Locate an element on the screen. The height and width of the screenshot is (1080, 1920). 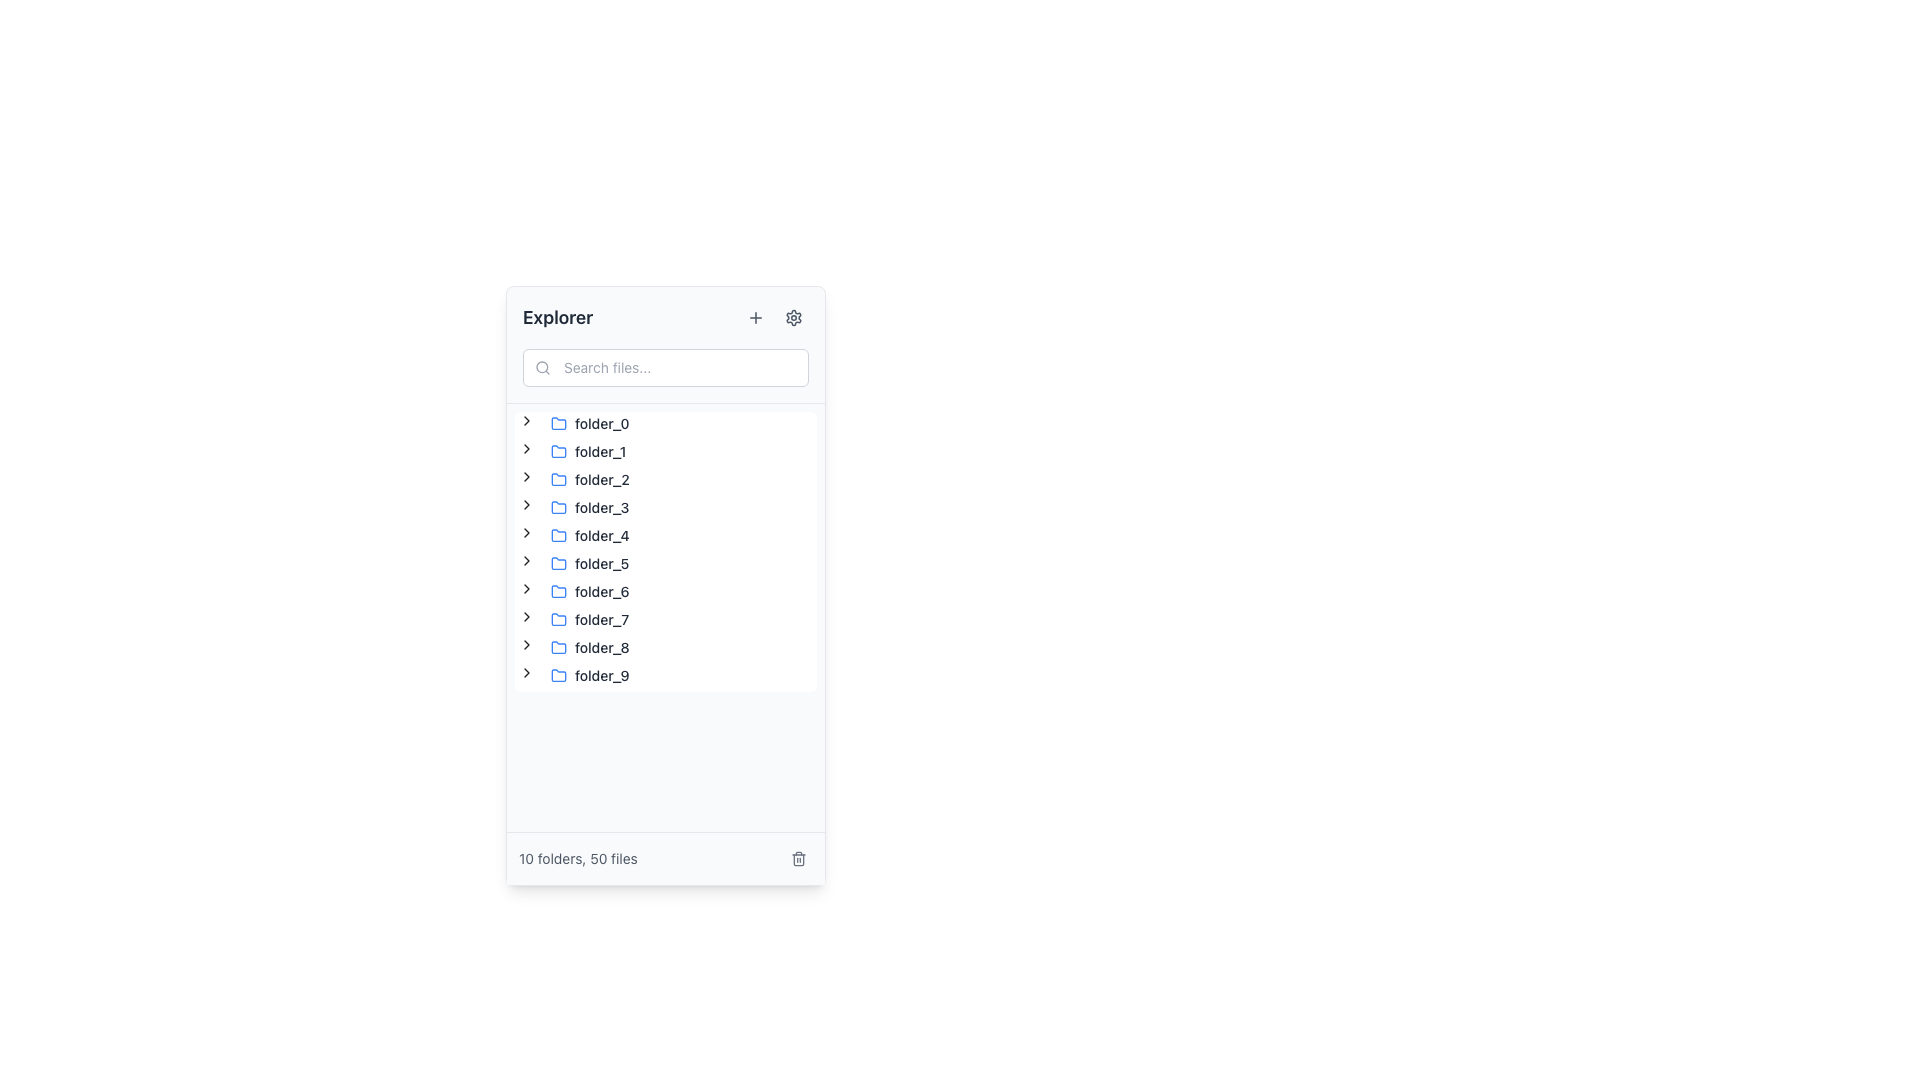
the folder icon representing 'folder_9' is located at coordinates (558, 675).